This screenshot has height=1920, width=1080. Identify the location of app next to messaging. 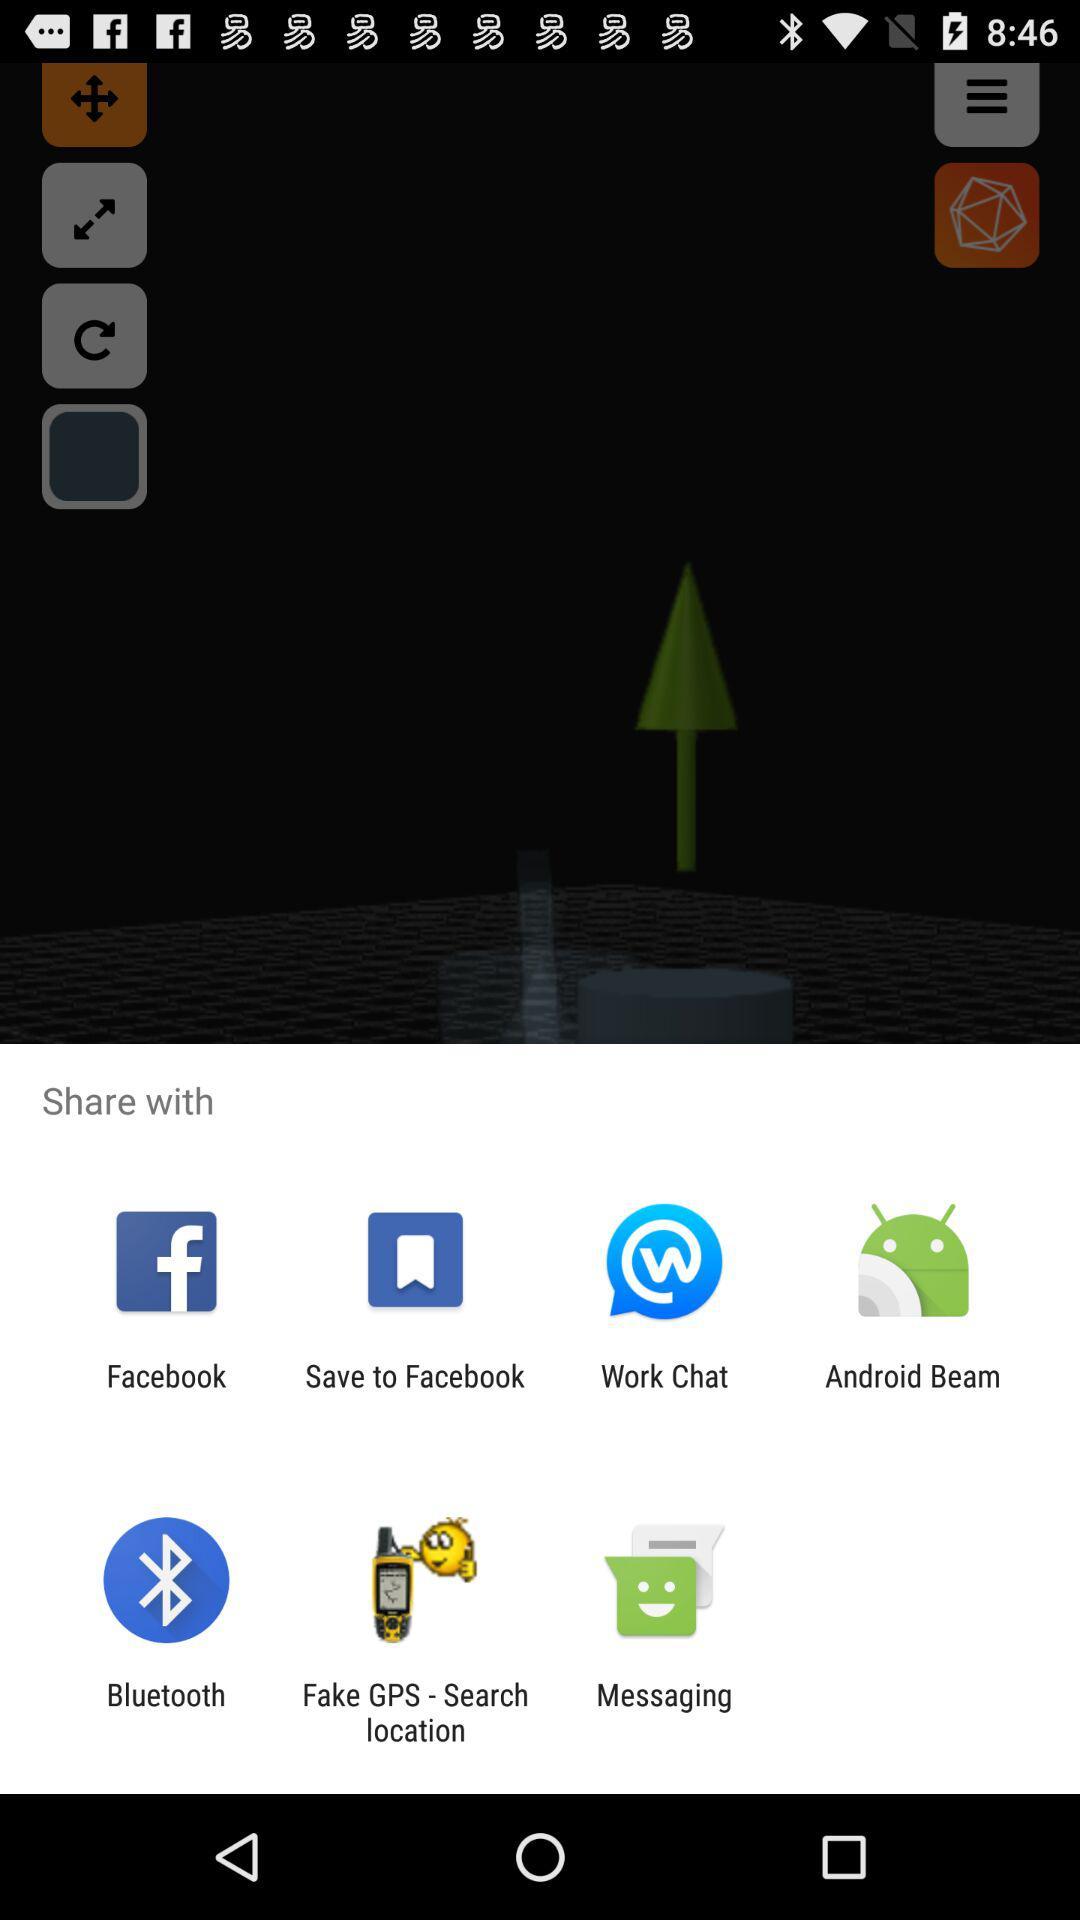
(414, 1711).